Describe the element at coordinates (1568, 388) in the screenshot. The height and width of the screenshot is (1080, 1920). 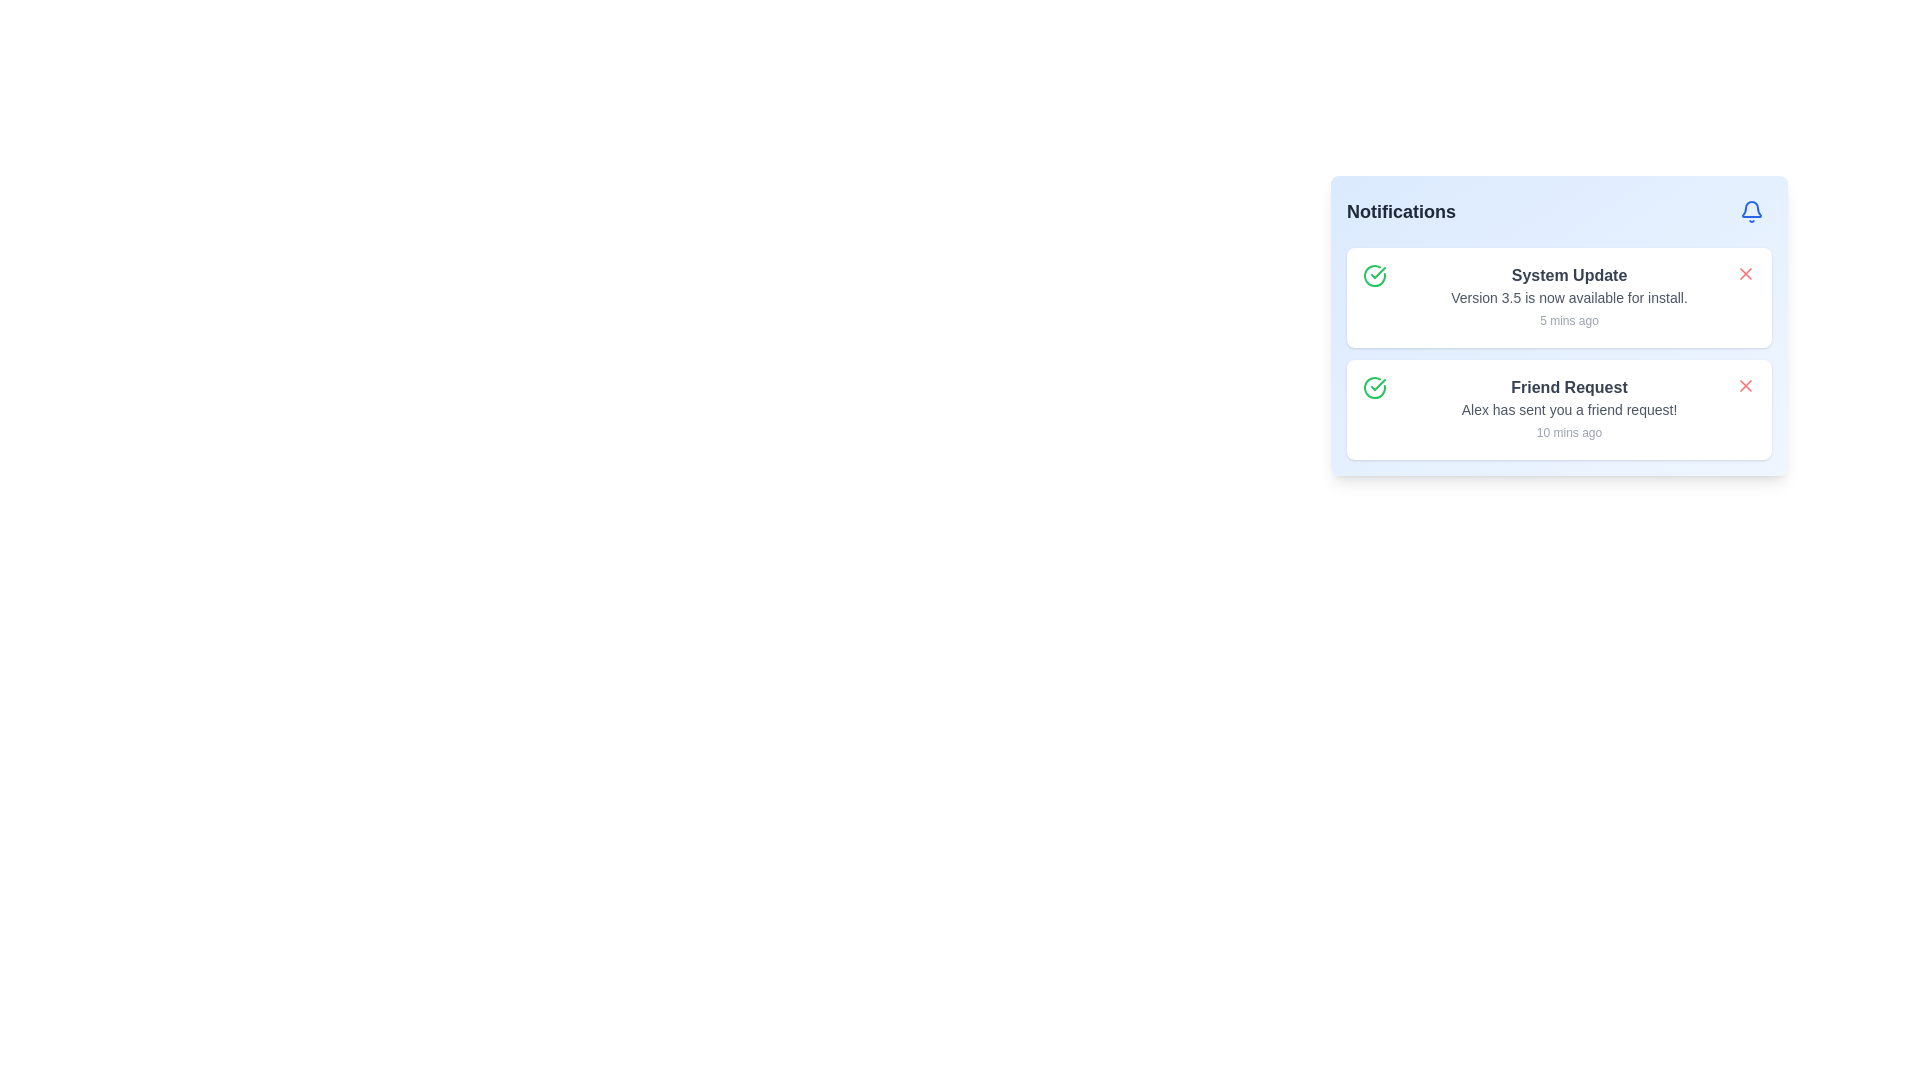
I see `the bold textual label 'Friend Request' located at the top of the second notification card, above the text 'Alex has sent you a friend request!'` at that location.